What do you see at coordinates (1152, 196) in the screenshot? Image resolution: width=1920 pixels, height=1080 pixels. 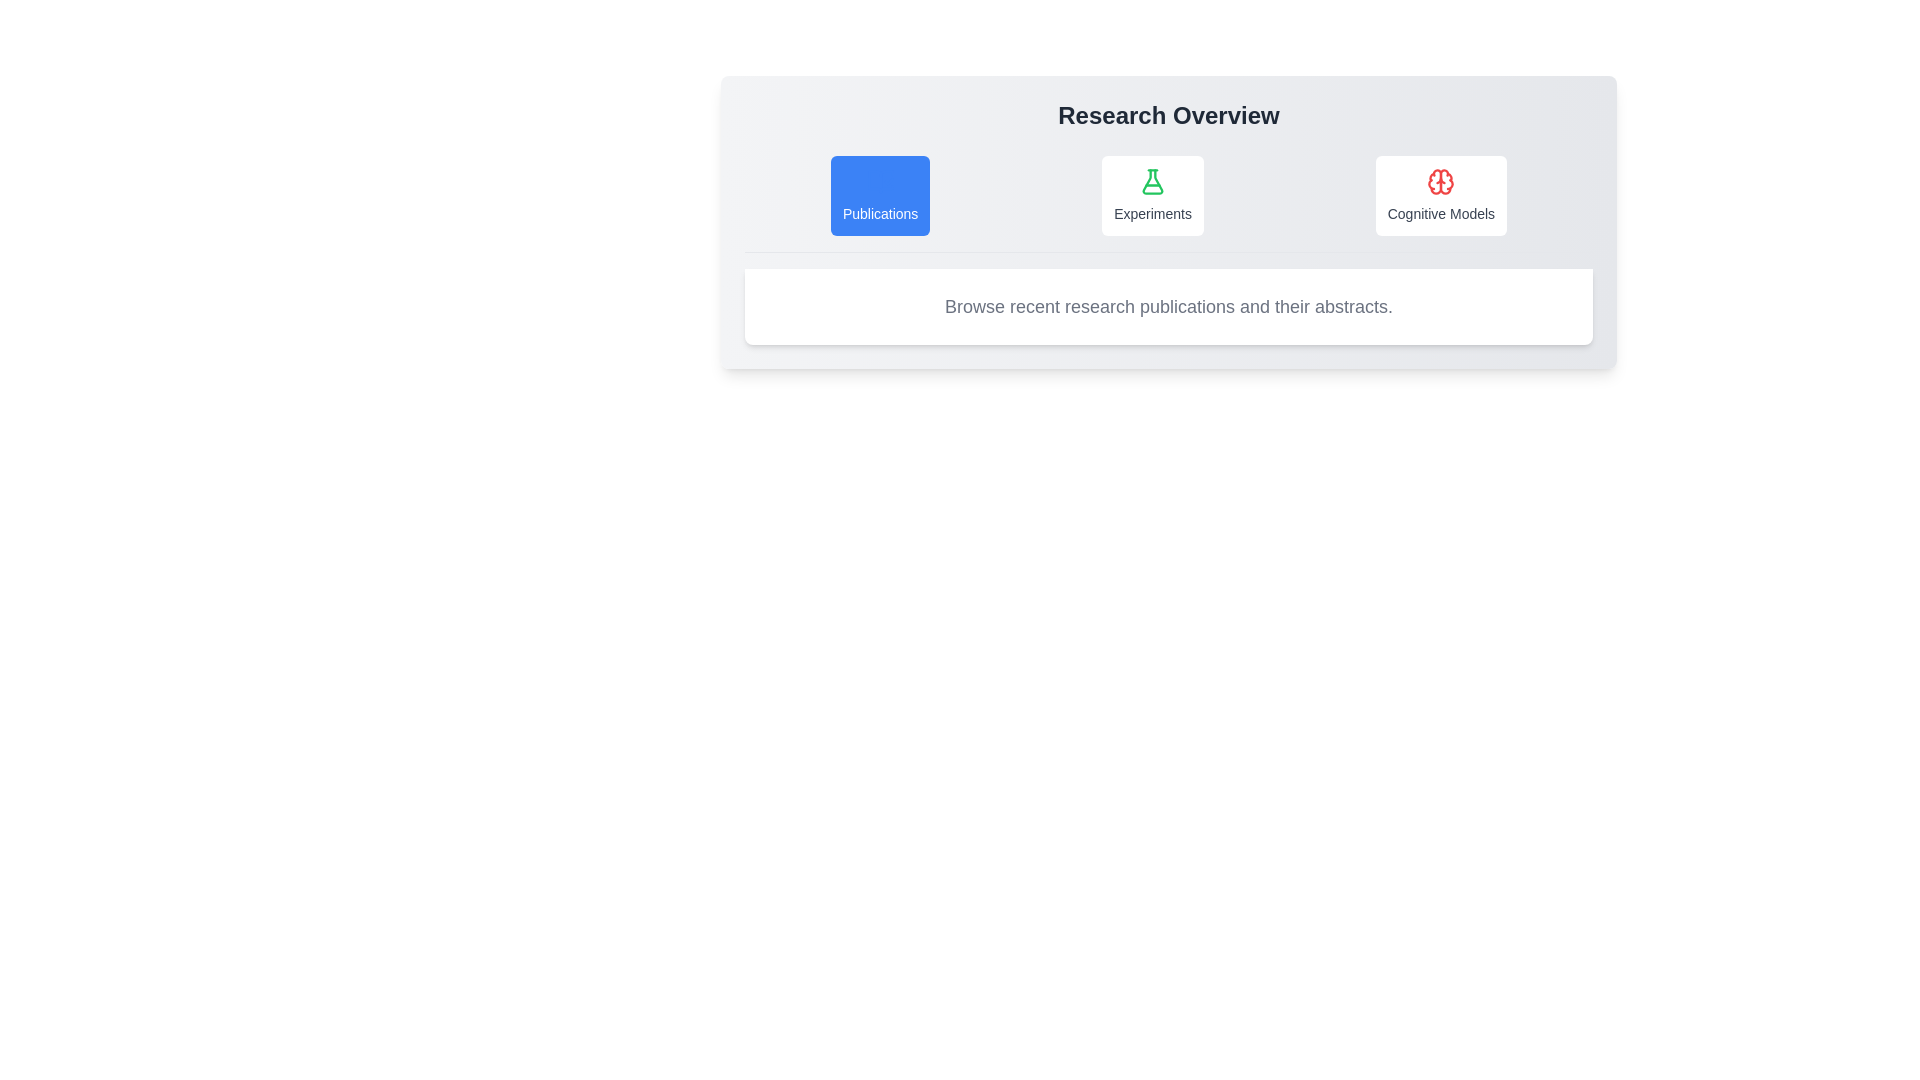 I see `the tab labeled Experiments` at bounding box center [1152, 196].